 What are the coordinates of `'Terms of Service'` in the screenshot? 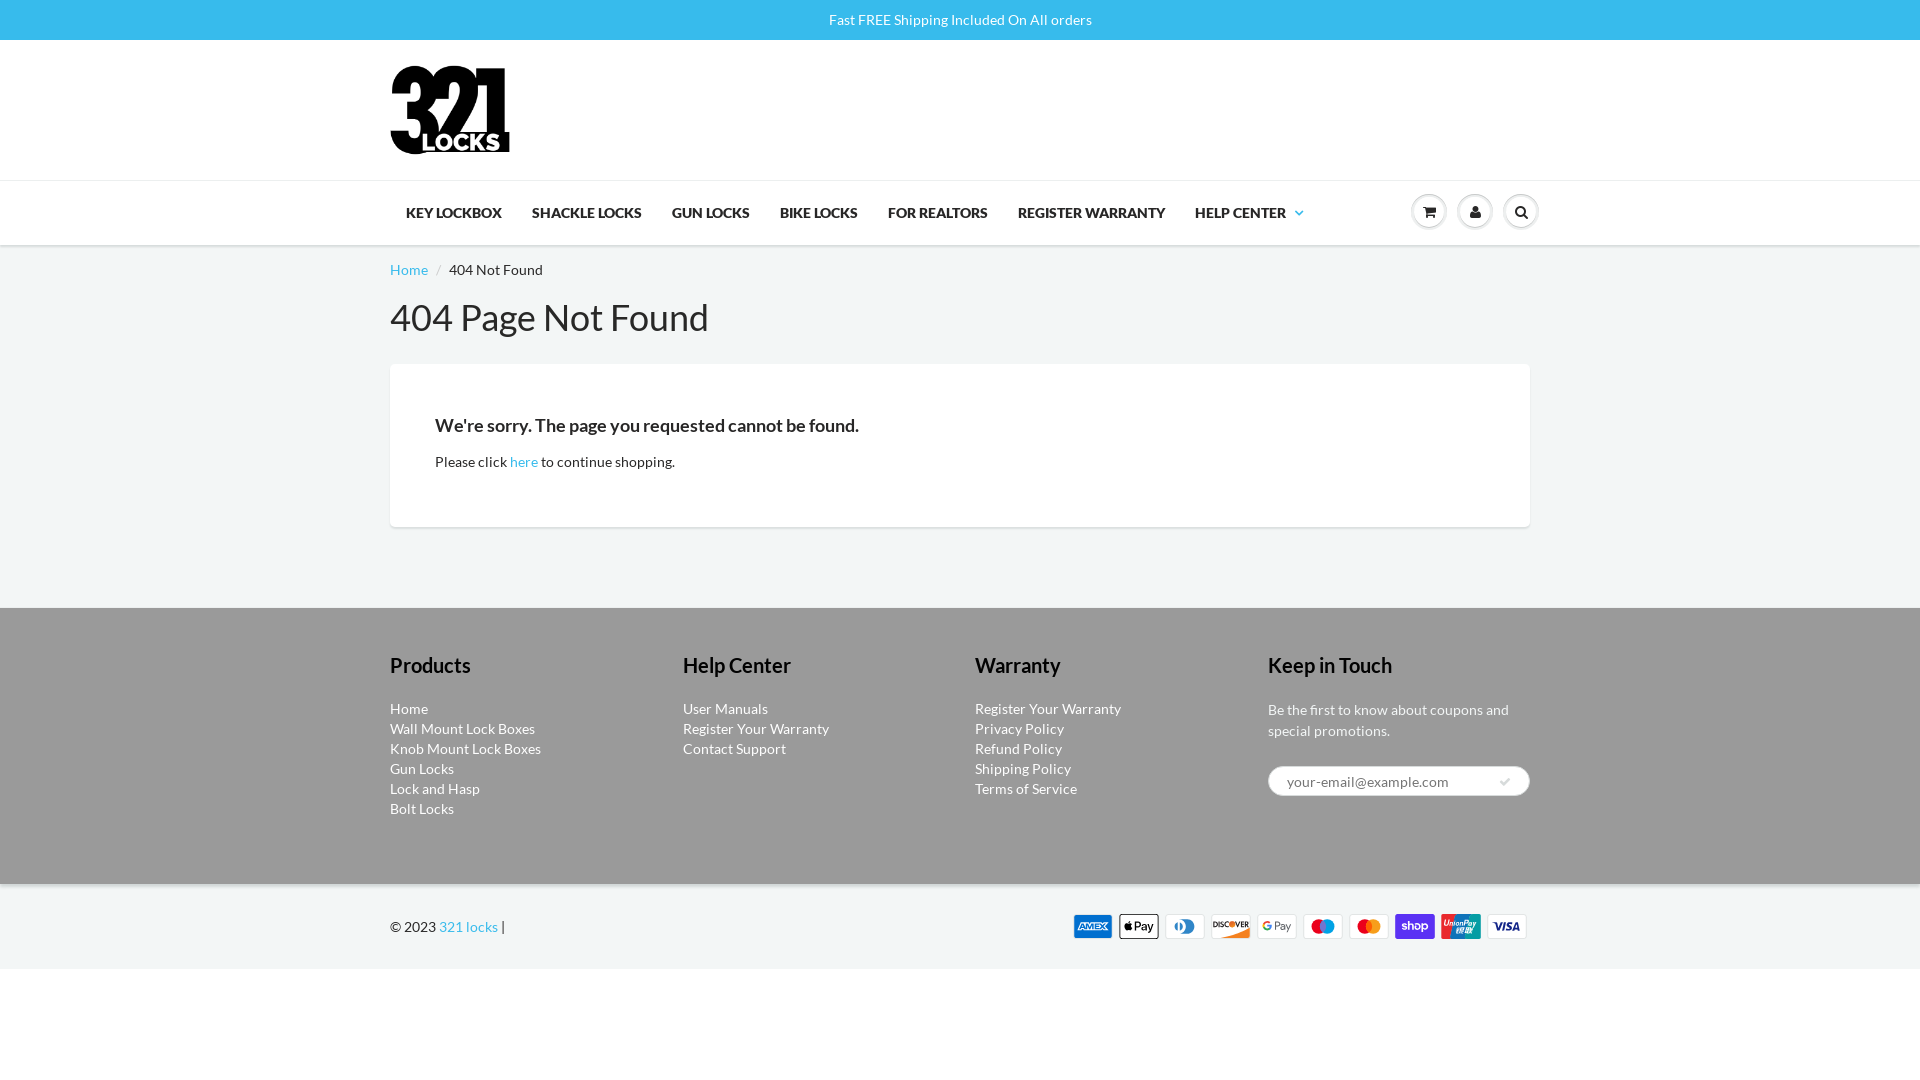 It's located at (1026, 787).